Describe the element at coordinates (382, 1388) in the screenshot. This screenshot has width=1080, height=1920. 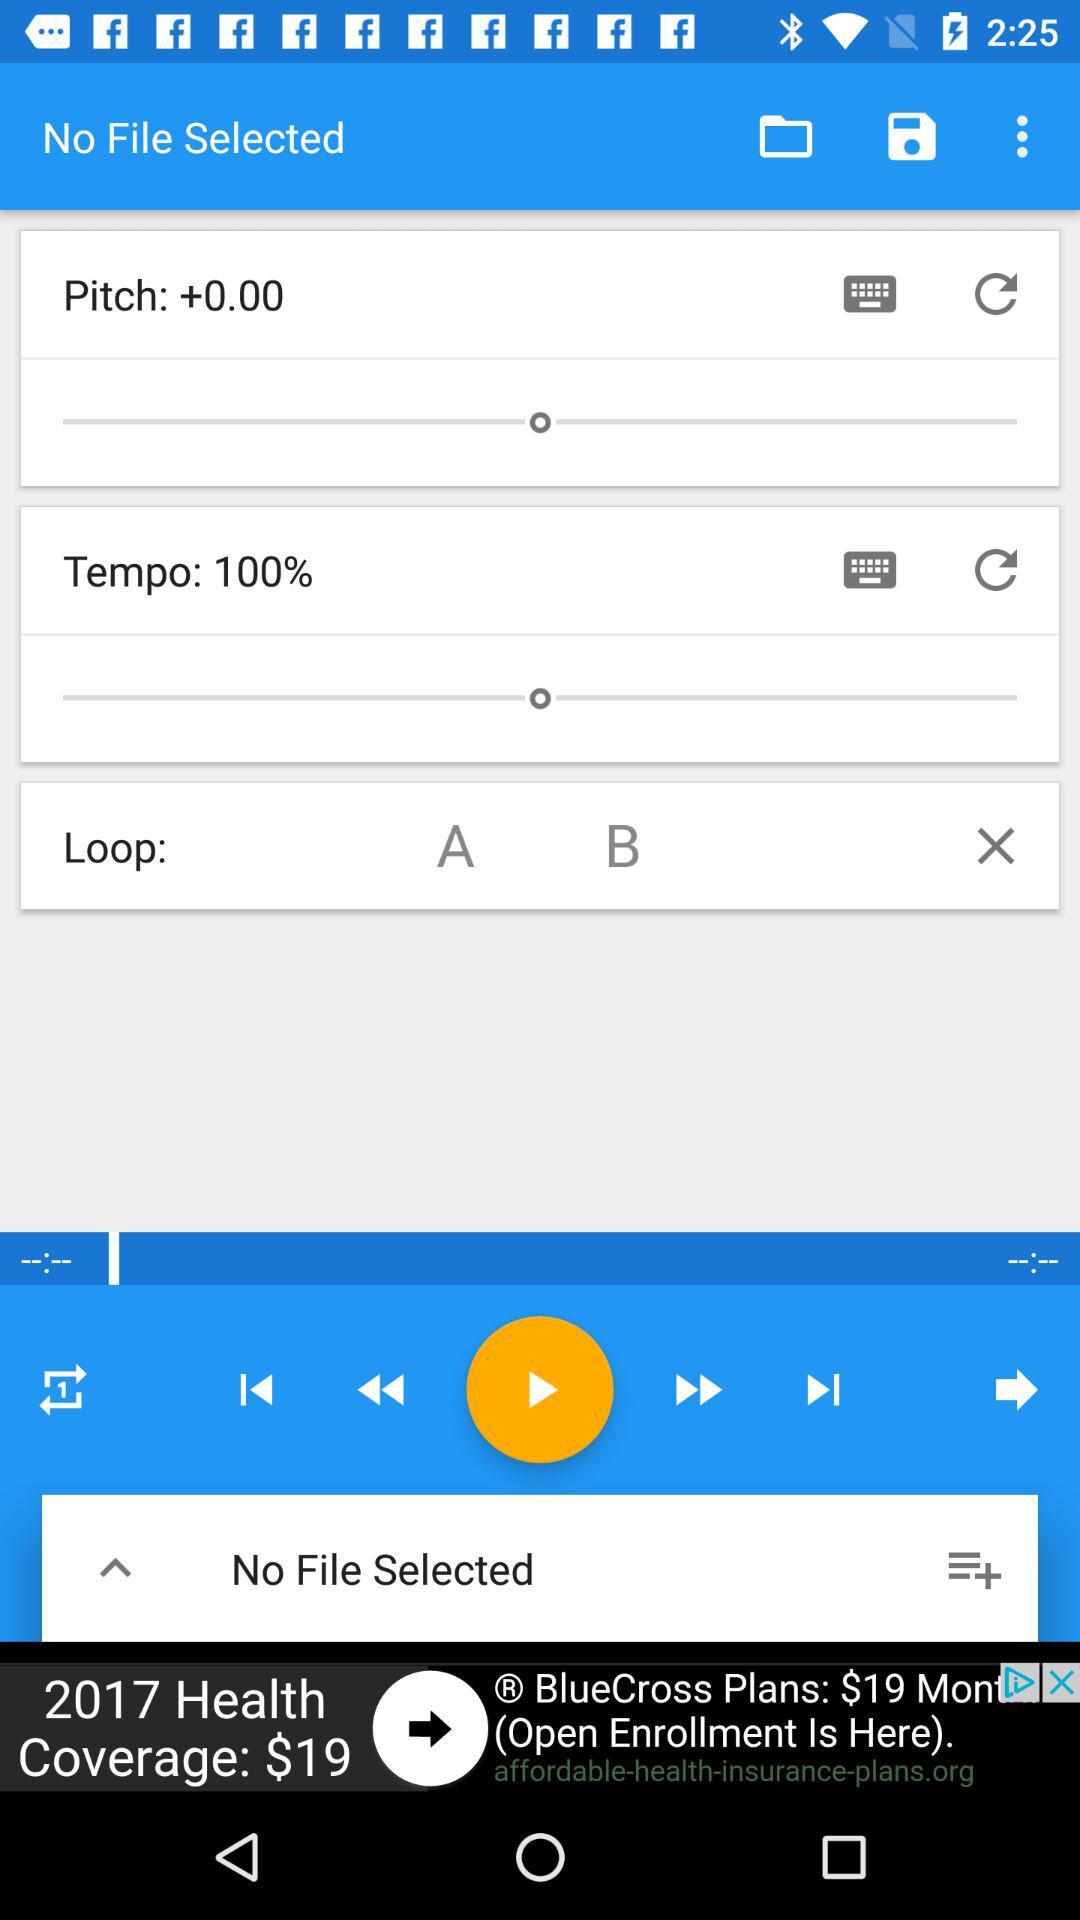
I see `the av_rewind icon` at that location.